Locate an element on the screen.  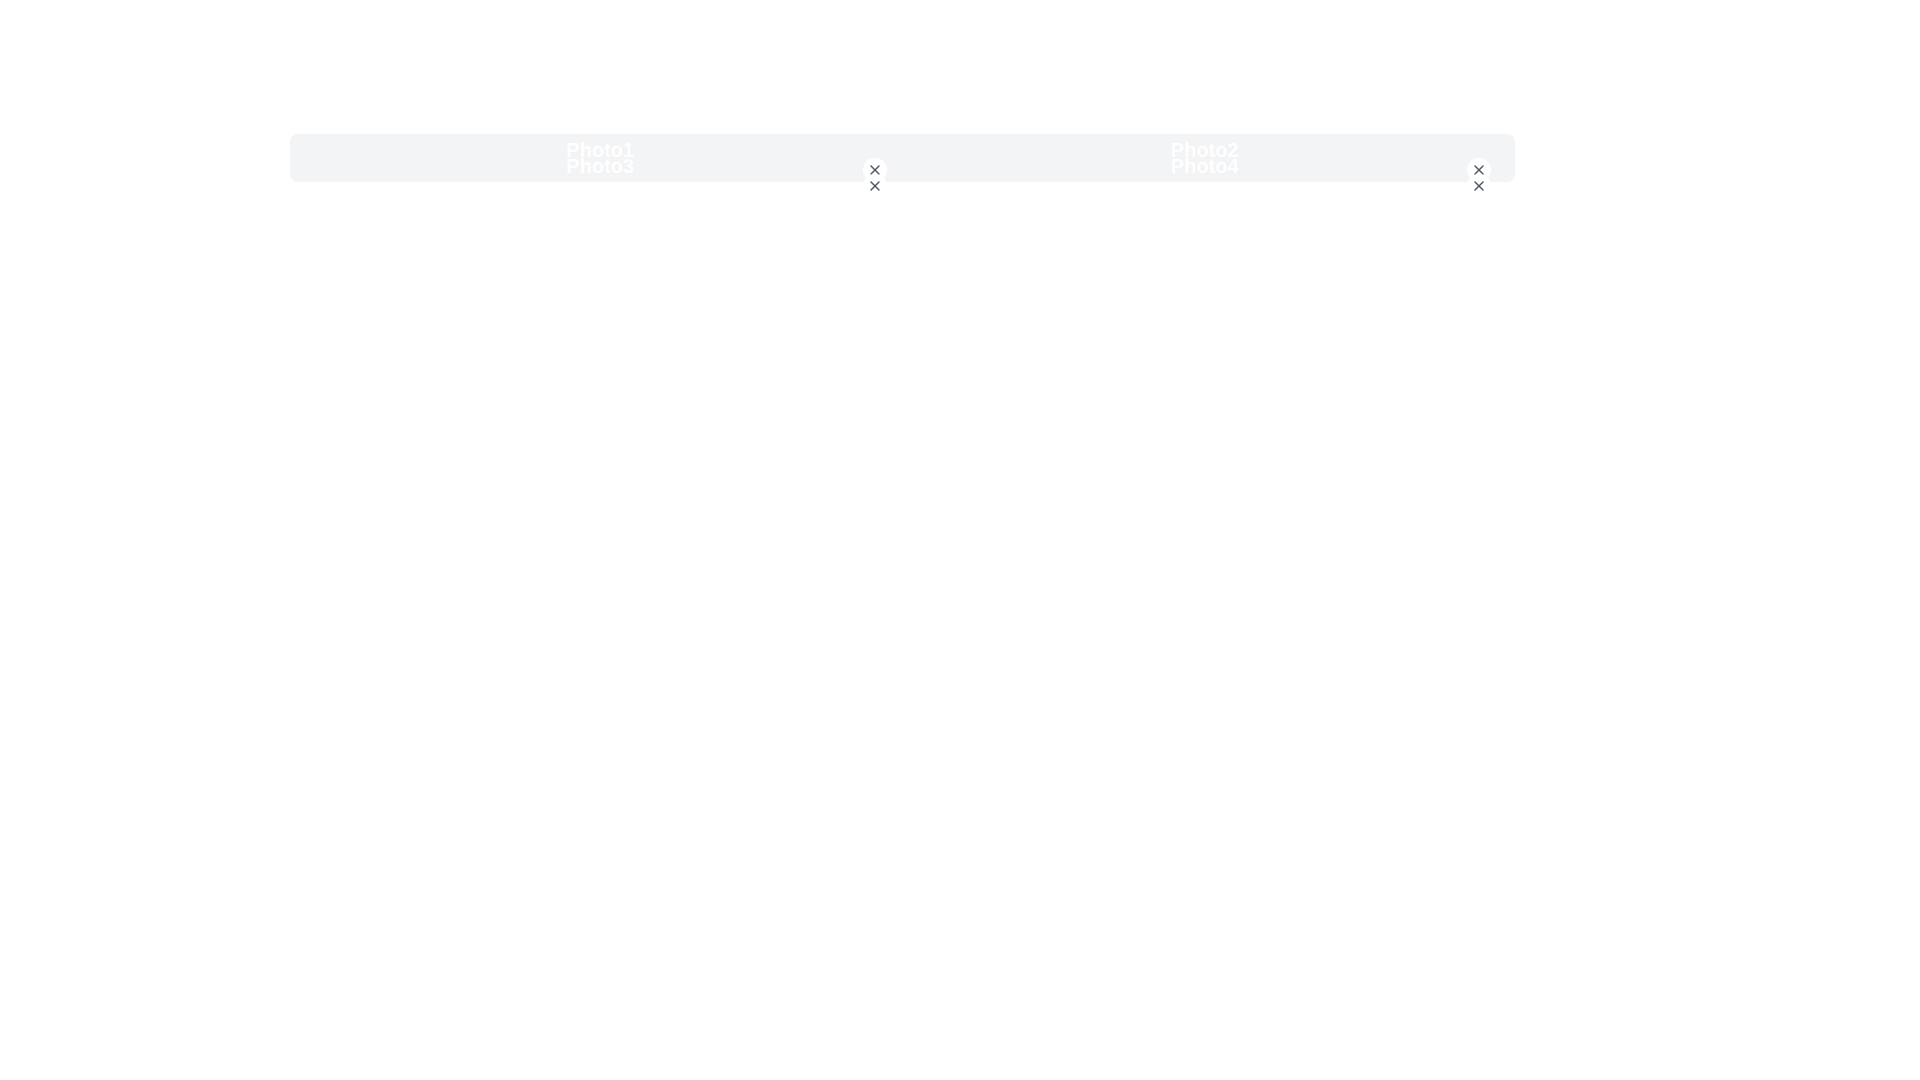
the close or delete button located in the top-right corner of the 'Photo4' item is located at coordinates (1478, 185).